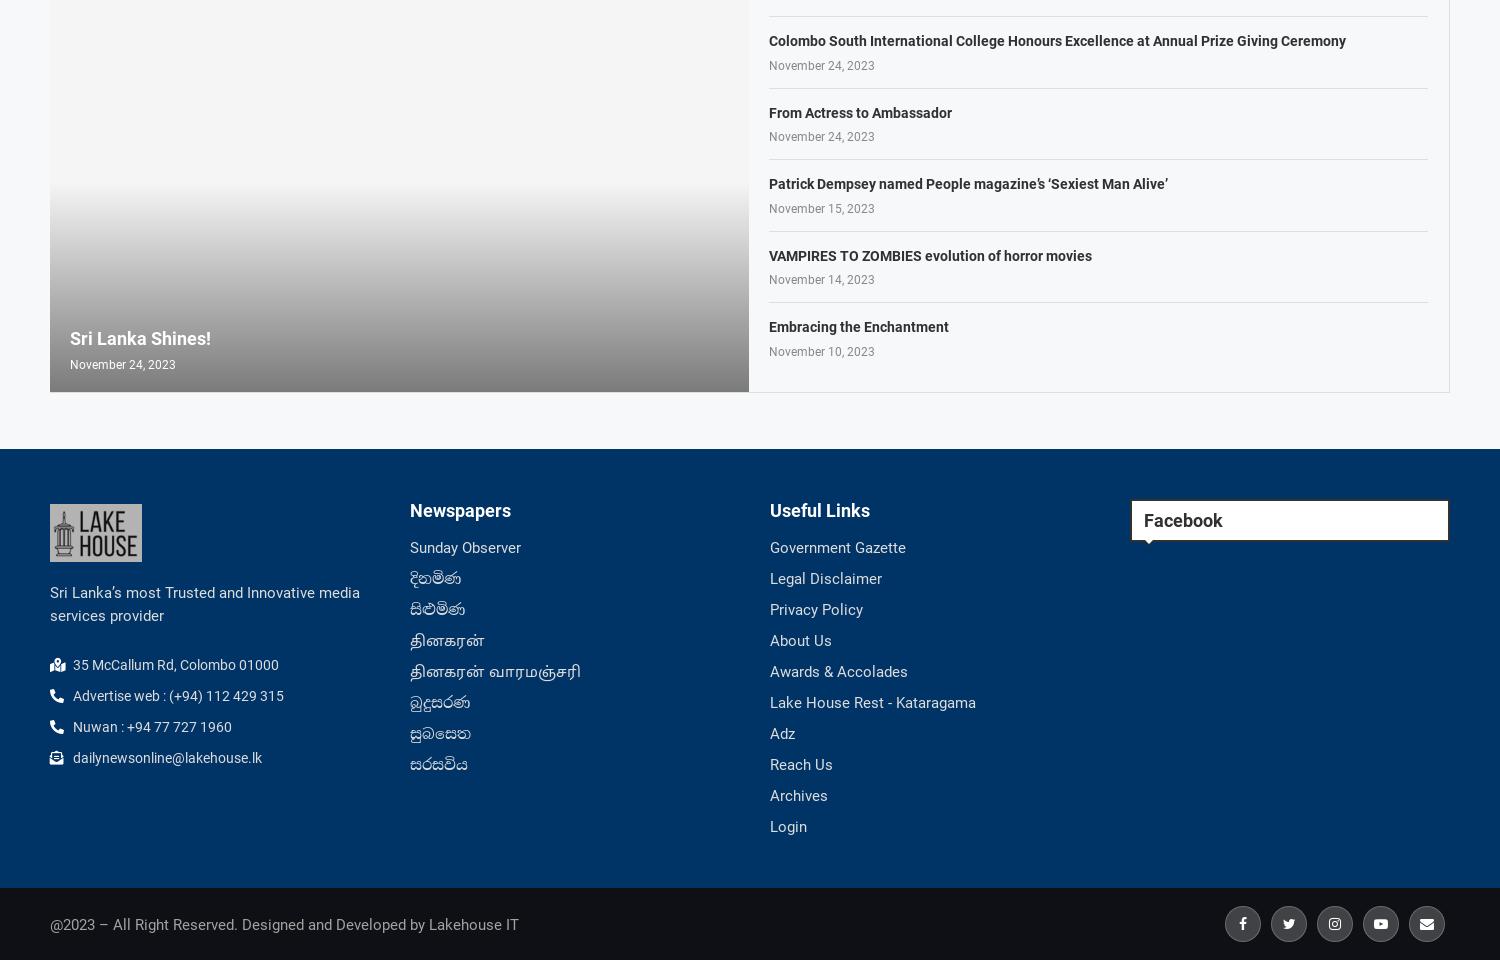 The image size is (1500, 960). Describe the element at coordinates (769, 112) in the screenshot. I see `'From Actress to Ambassador'` at that location.